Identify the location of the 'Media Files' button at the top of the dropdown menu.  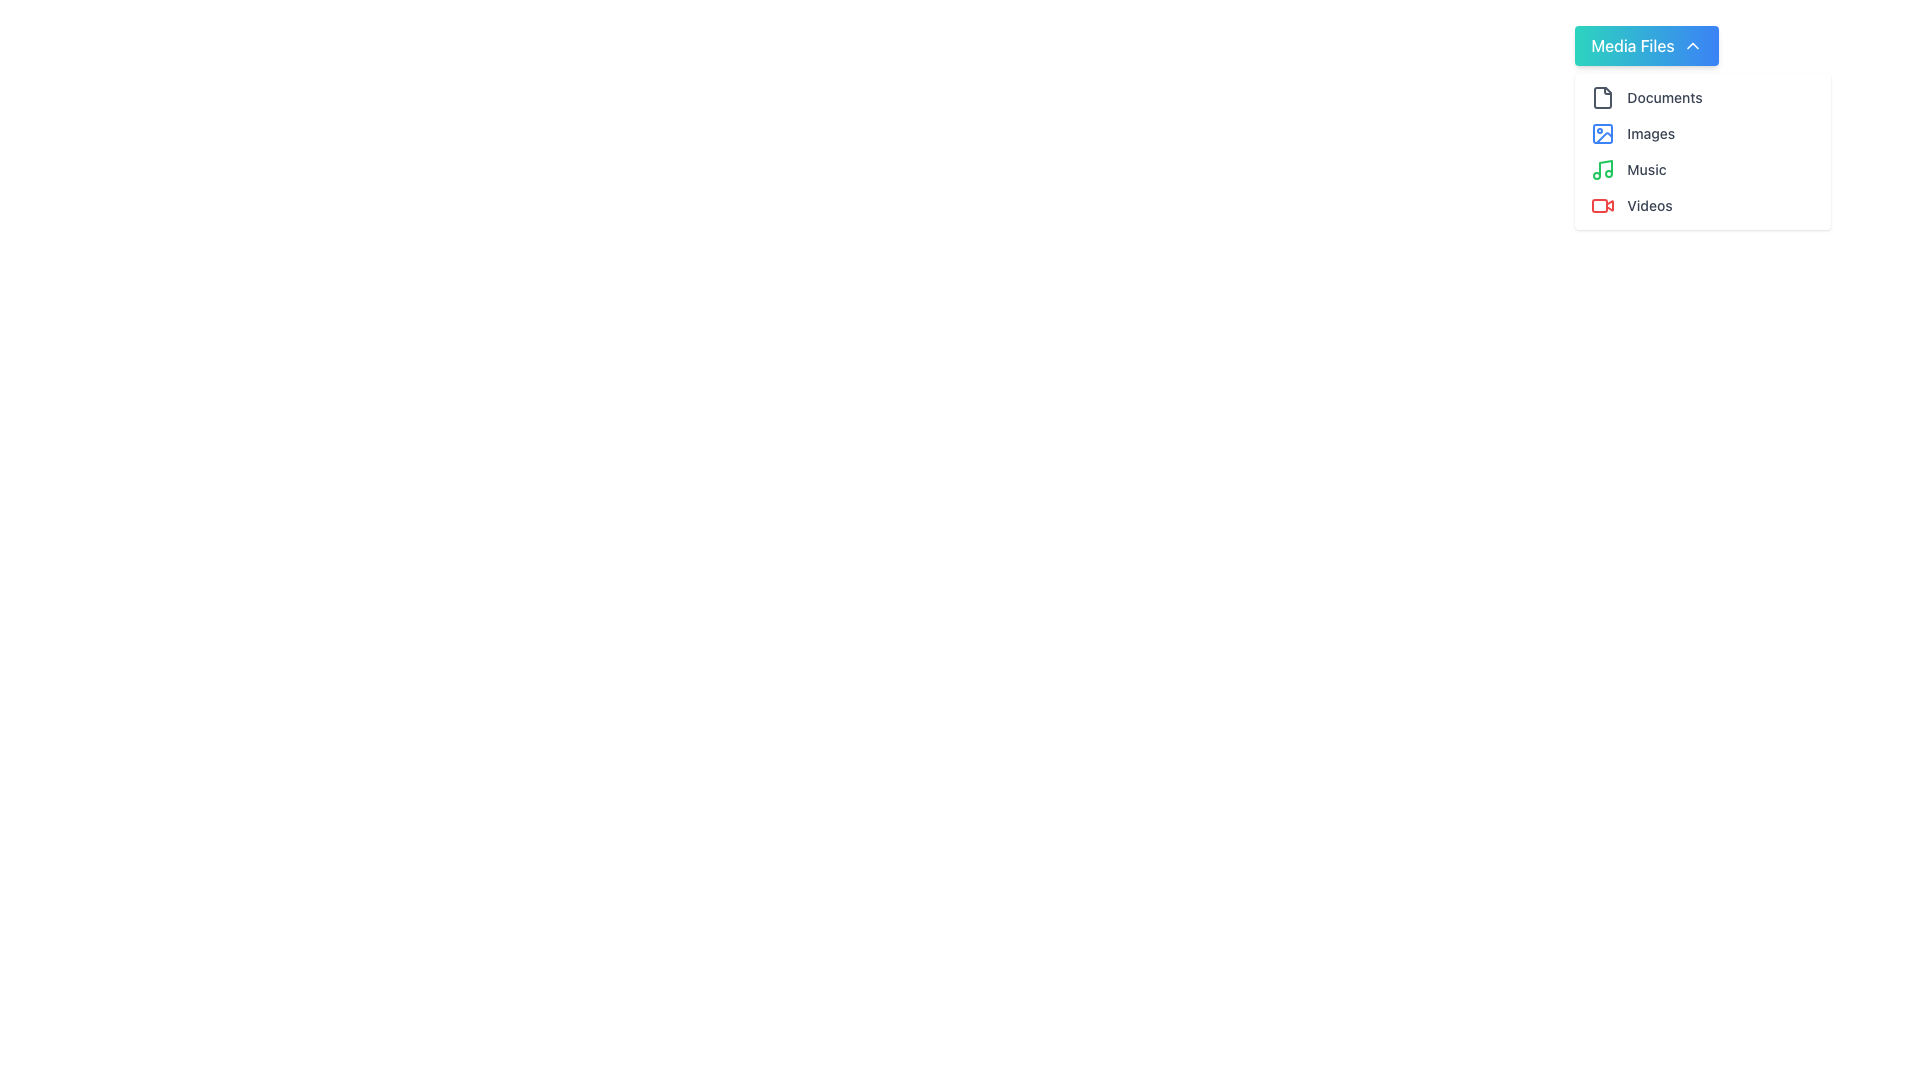
(1646, 45).